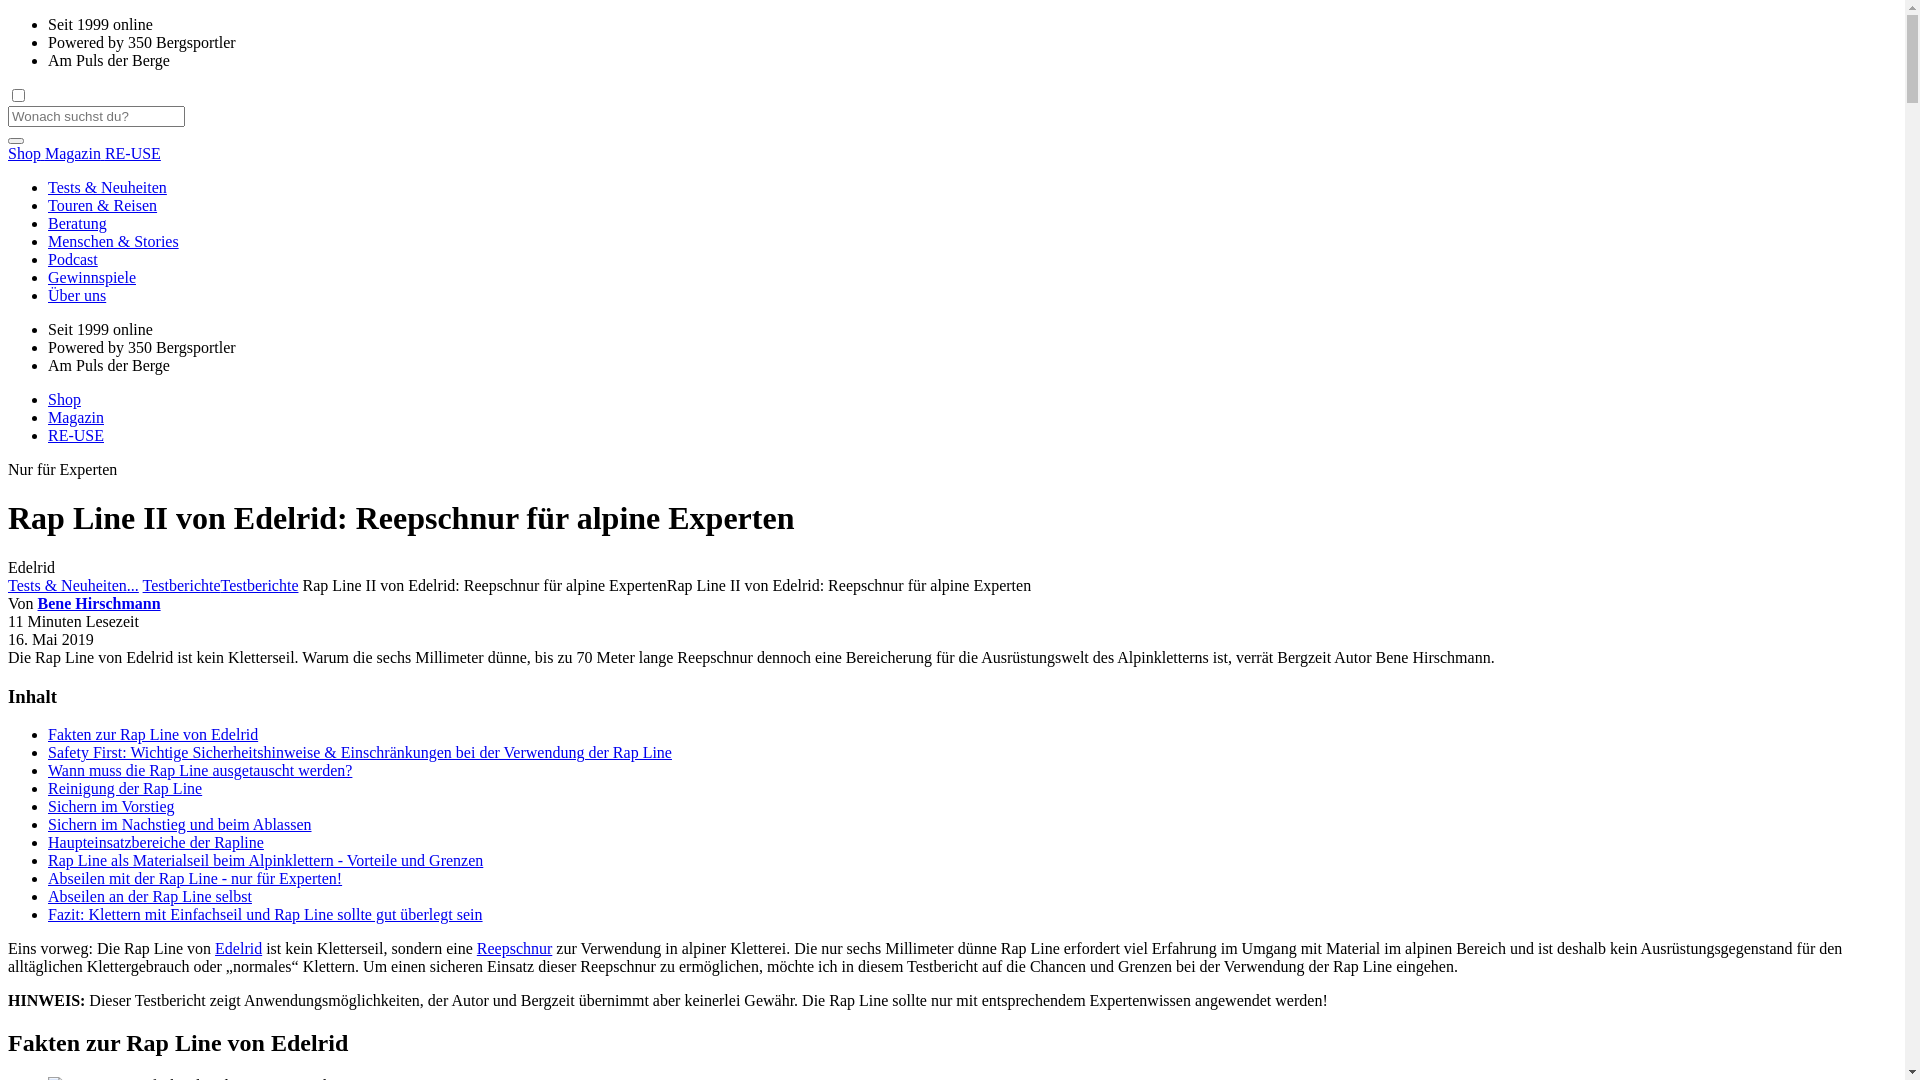 The image size is (1920, 1080). I want to click on 'Gewinnspiele', so click(48, 277).